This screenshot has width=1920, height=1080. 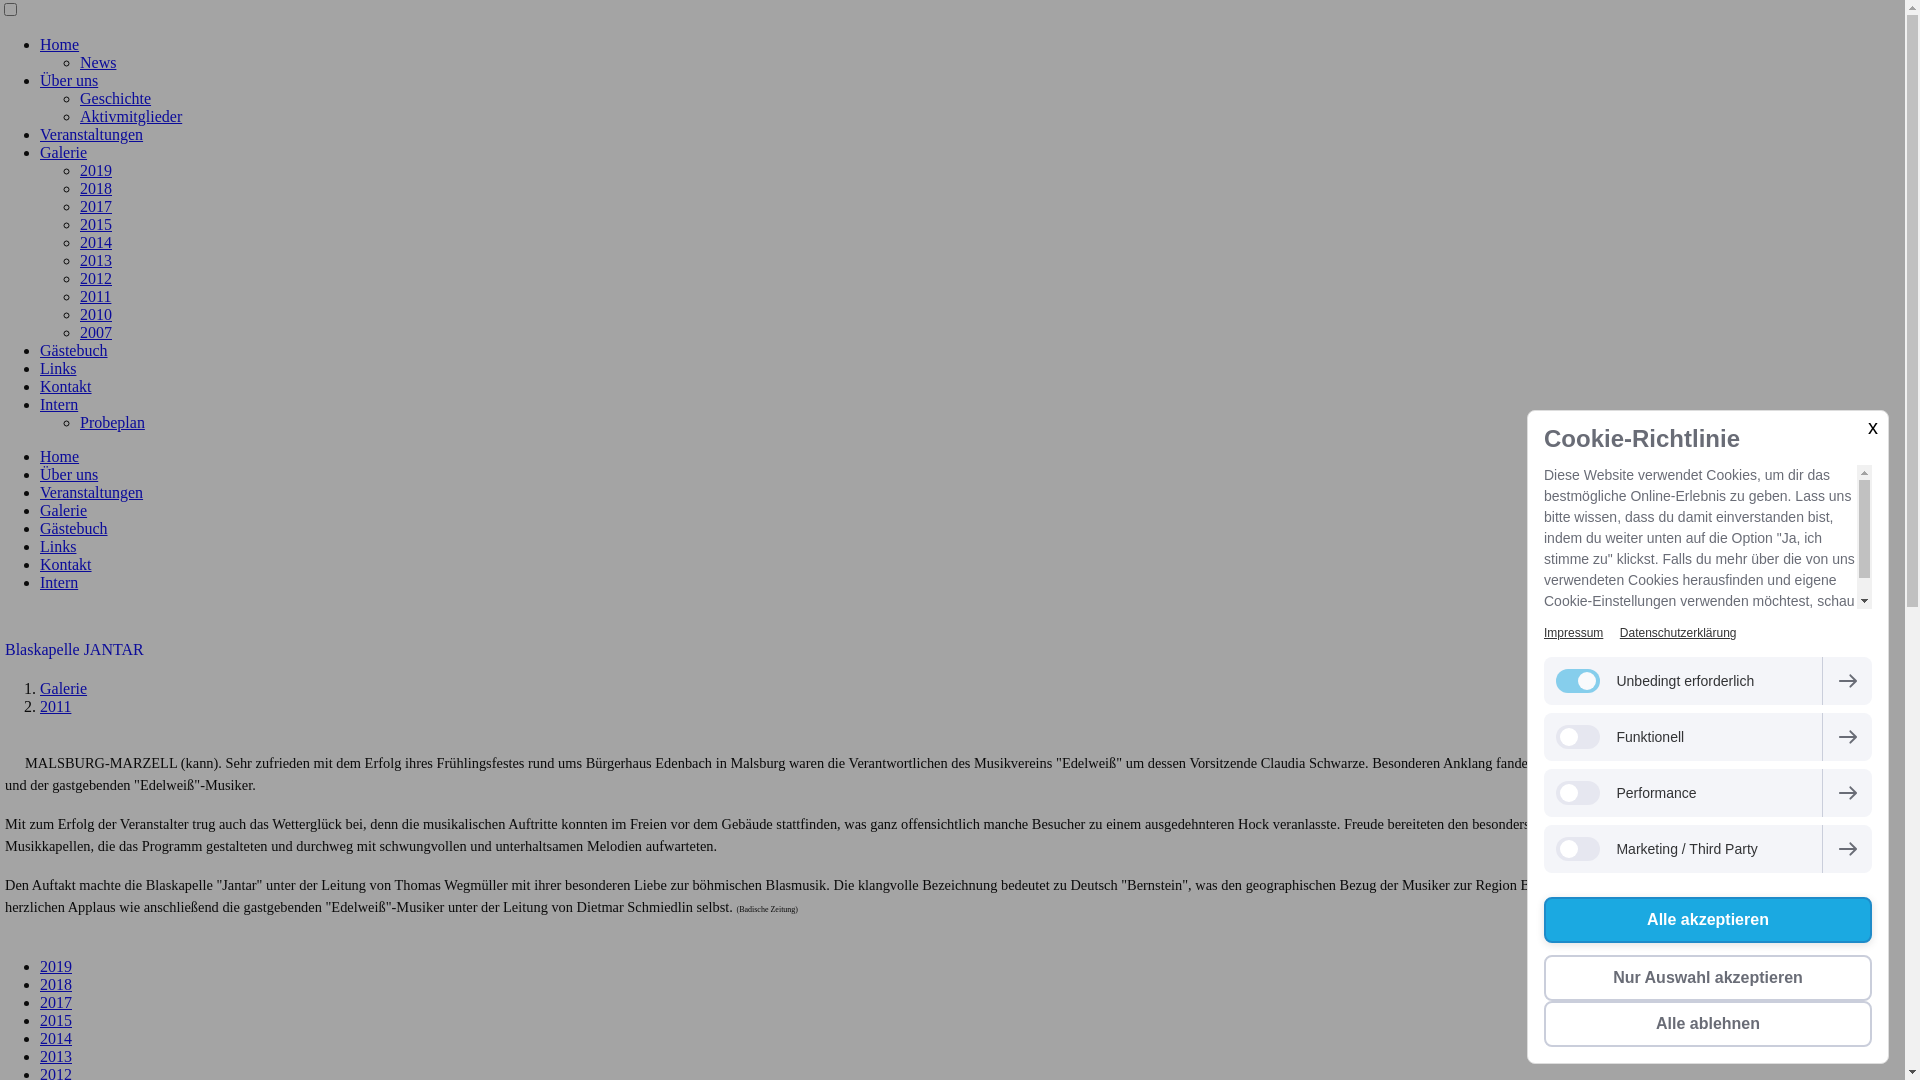 I want to click on 'Links', so click(x=39, y=546).